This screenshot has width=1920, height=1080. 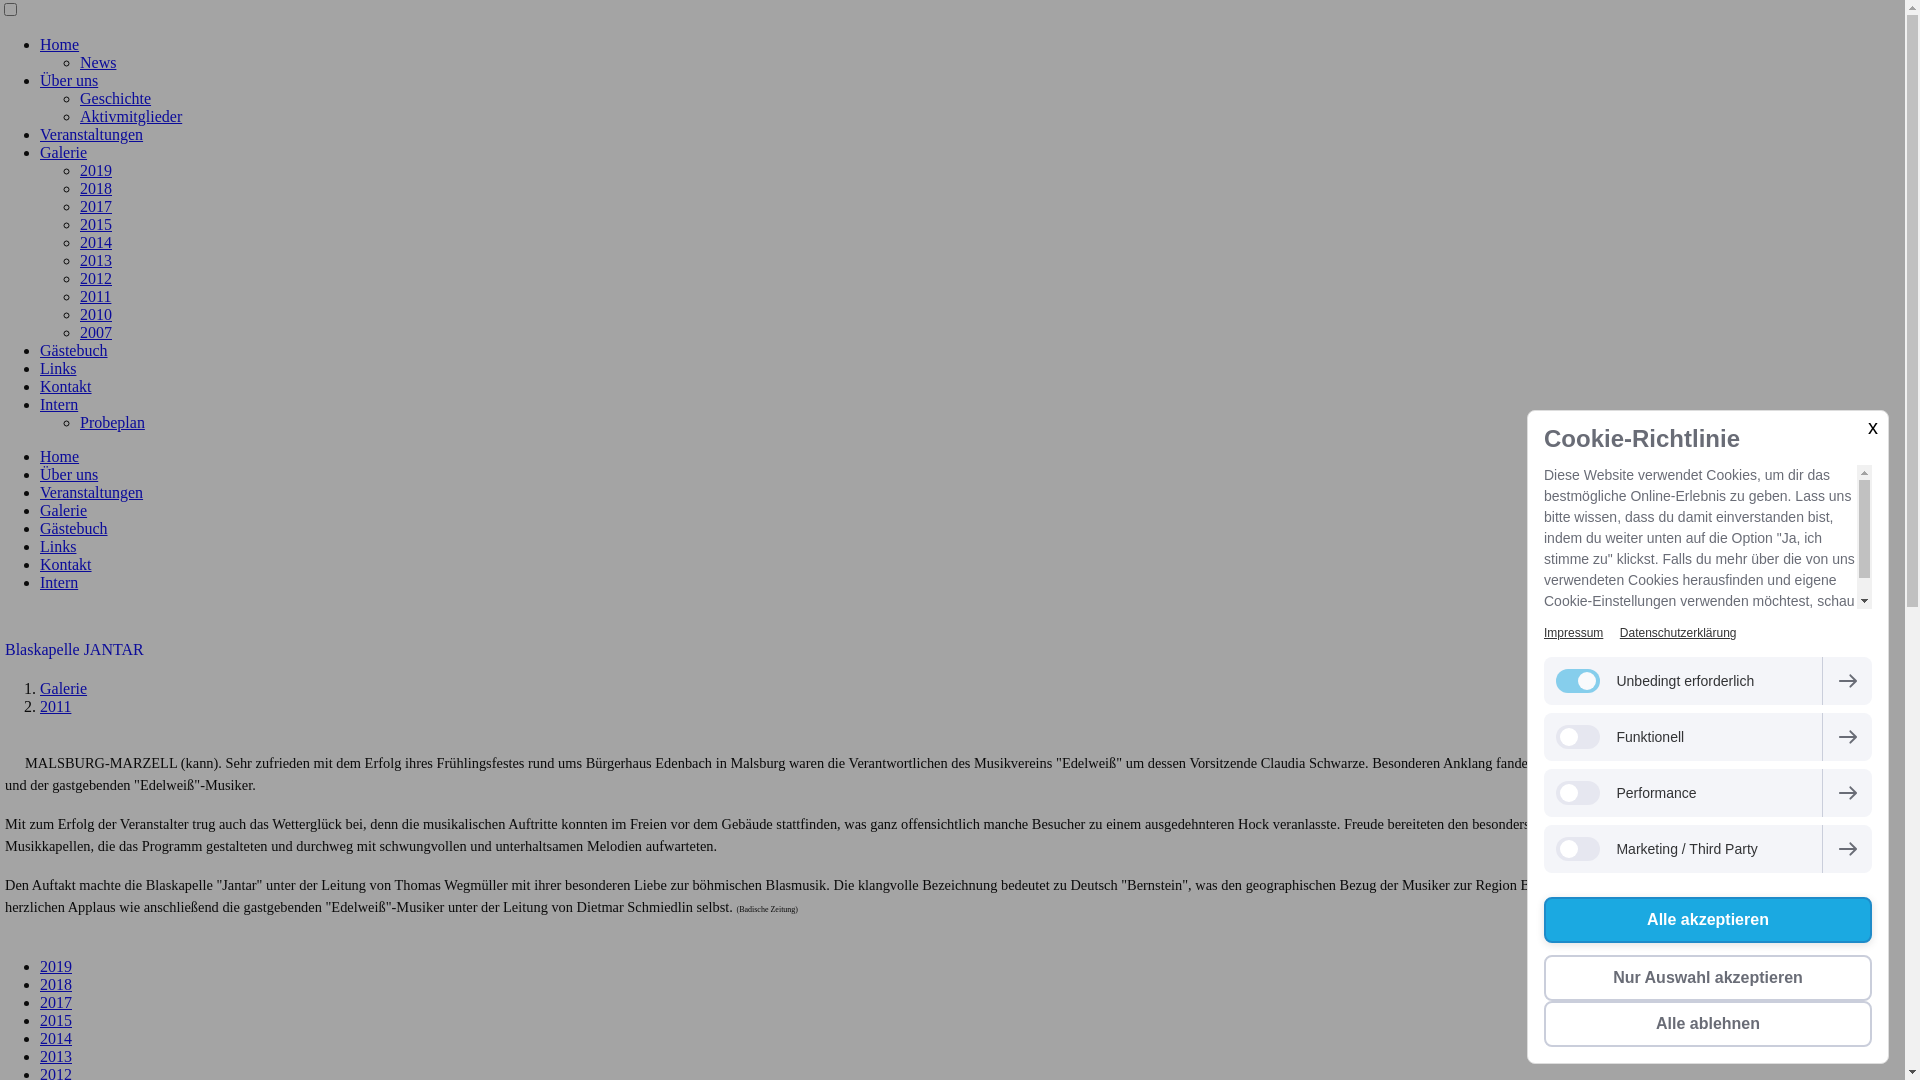 I want to click on 'Links', so click(x=39, y=546).